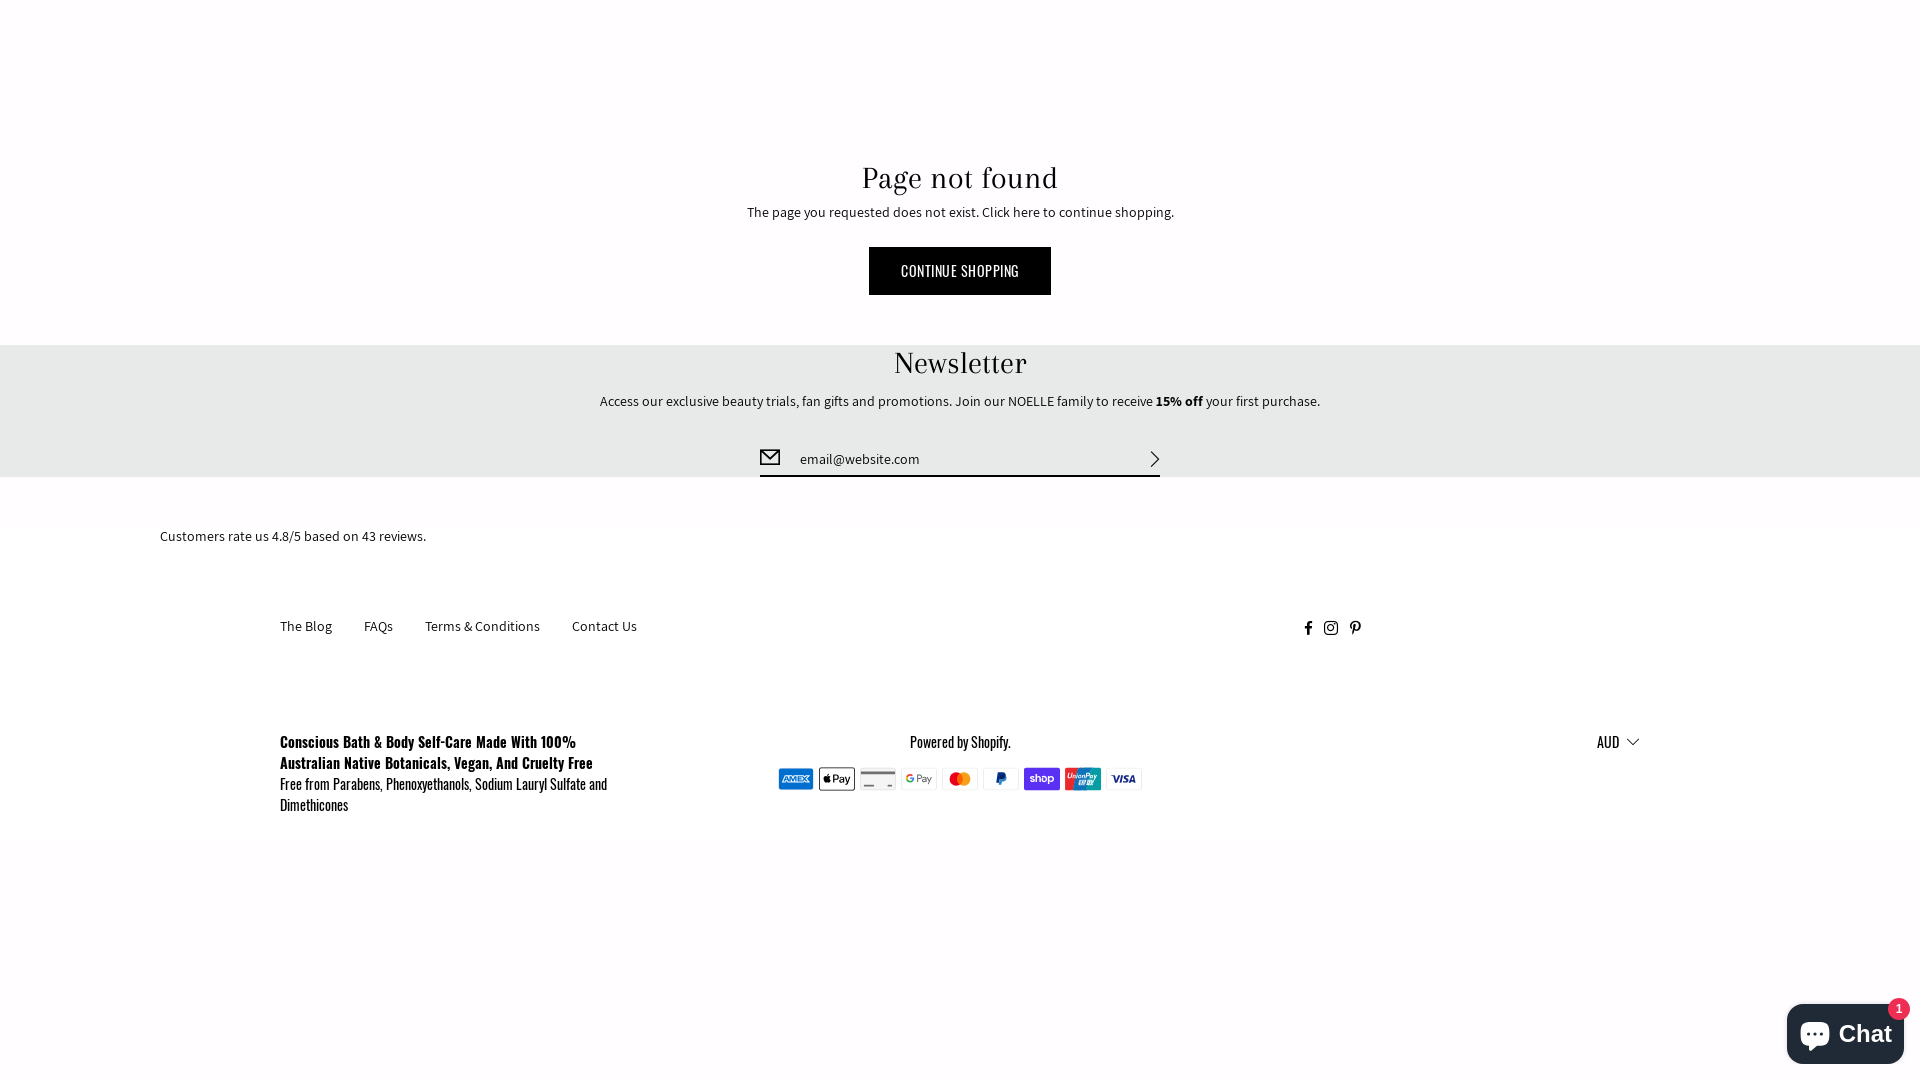 The height and width of the screenshot is (1080, 1920). Describe the element at coordinates (1349, 624) in the screenshot. I see `'Pinterest'` at that location.